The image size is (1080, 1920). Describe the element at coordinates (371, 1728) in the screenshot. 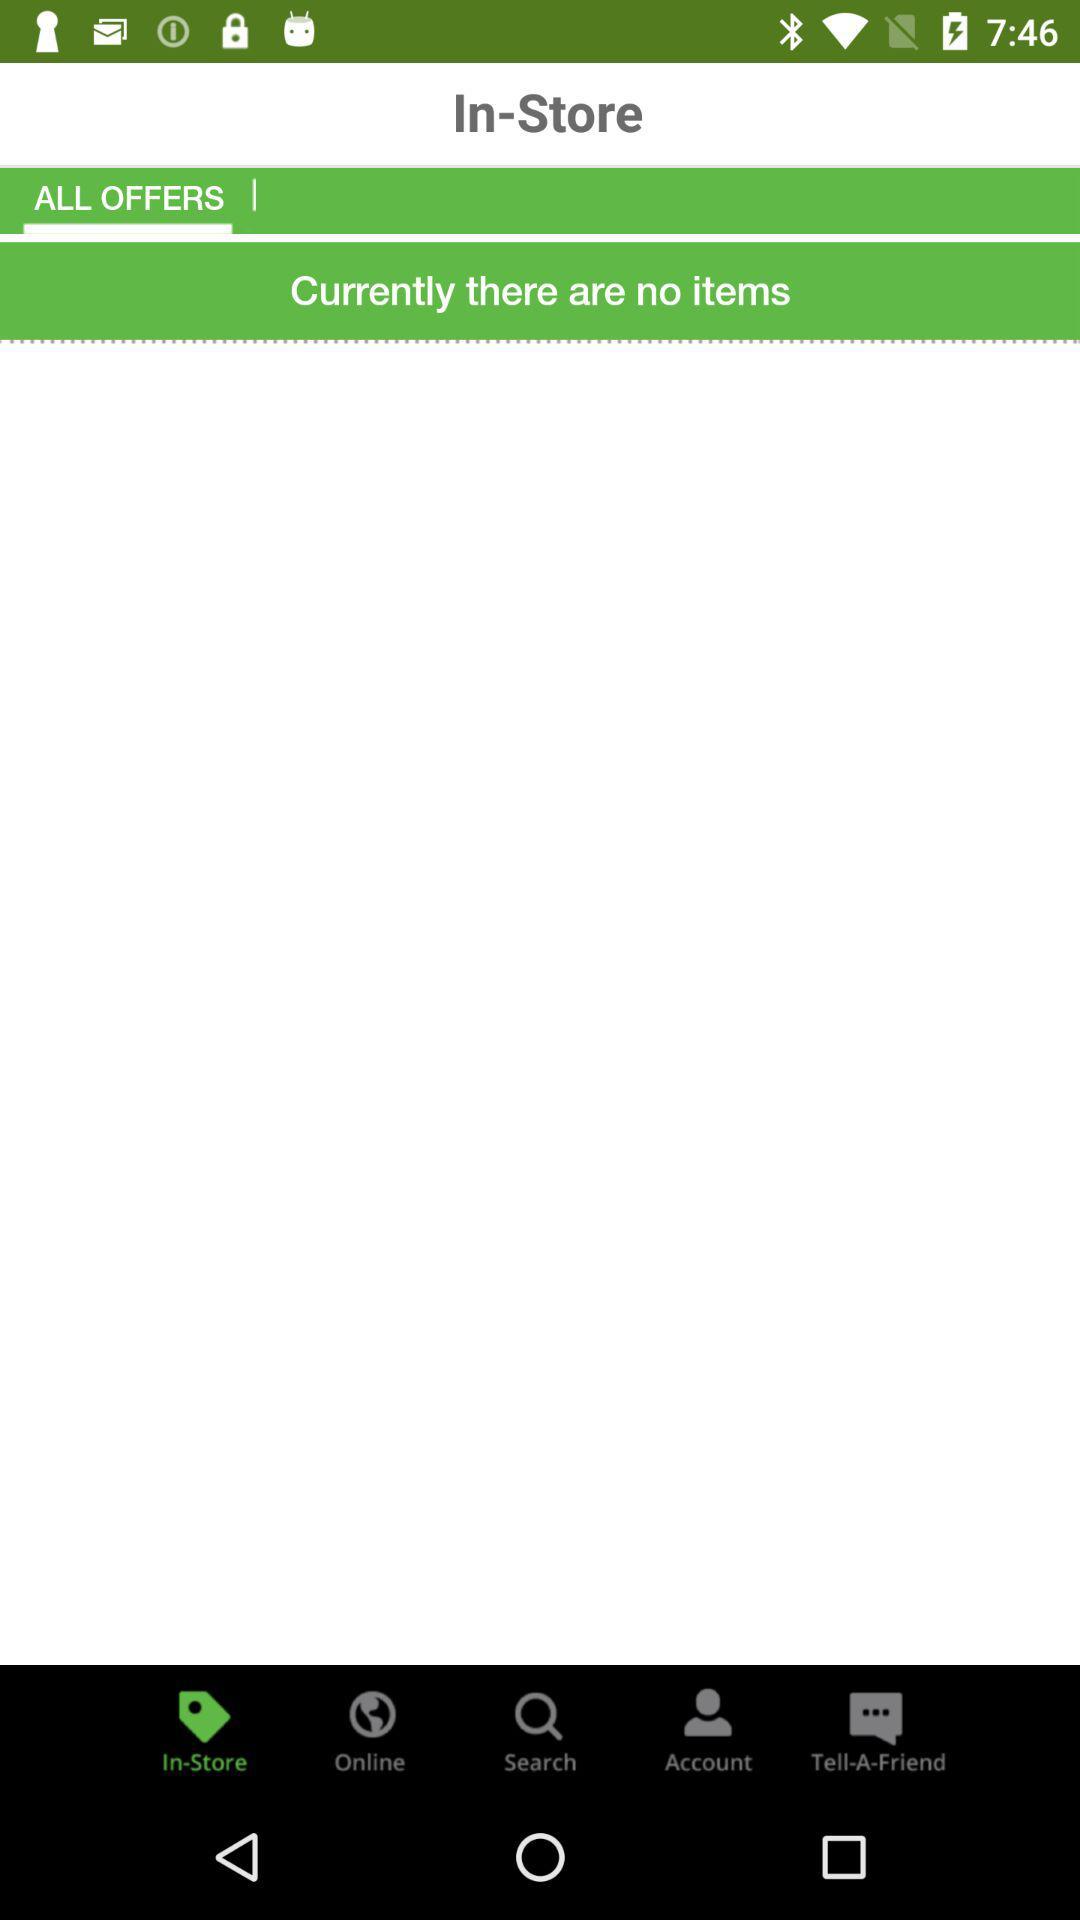

I see `show online discounts` at that location.